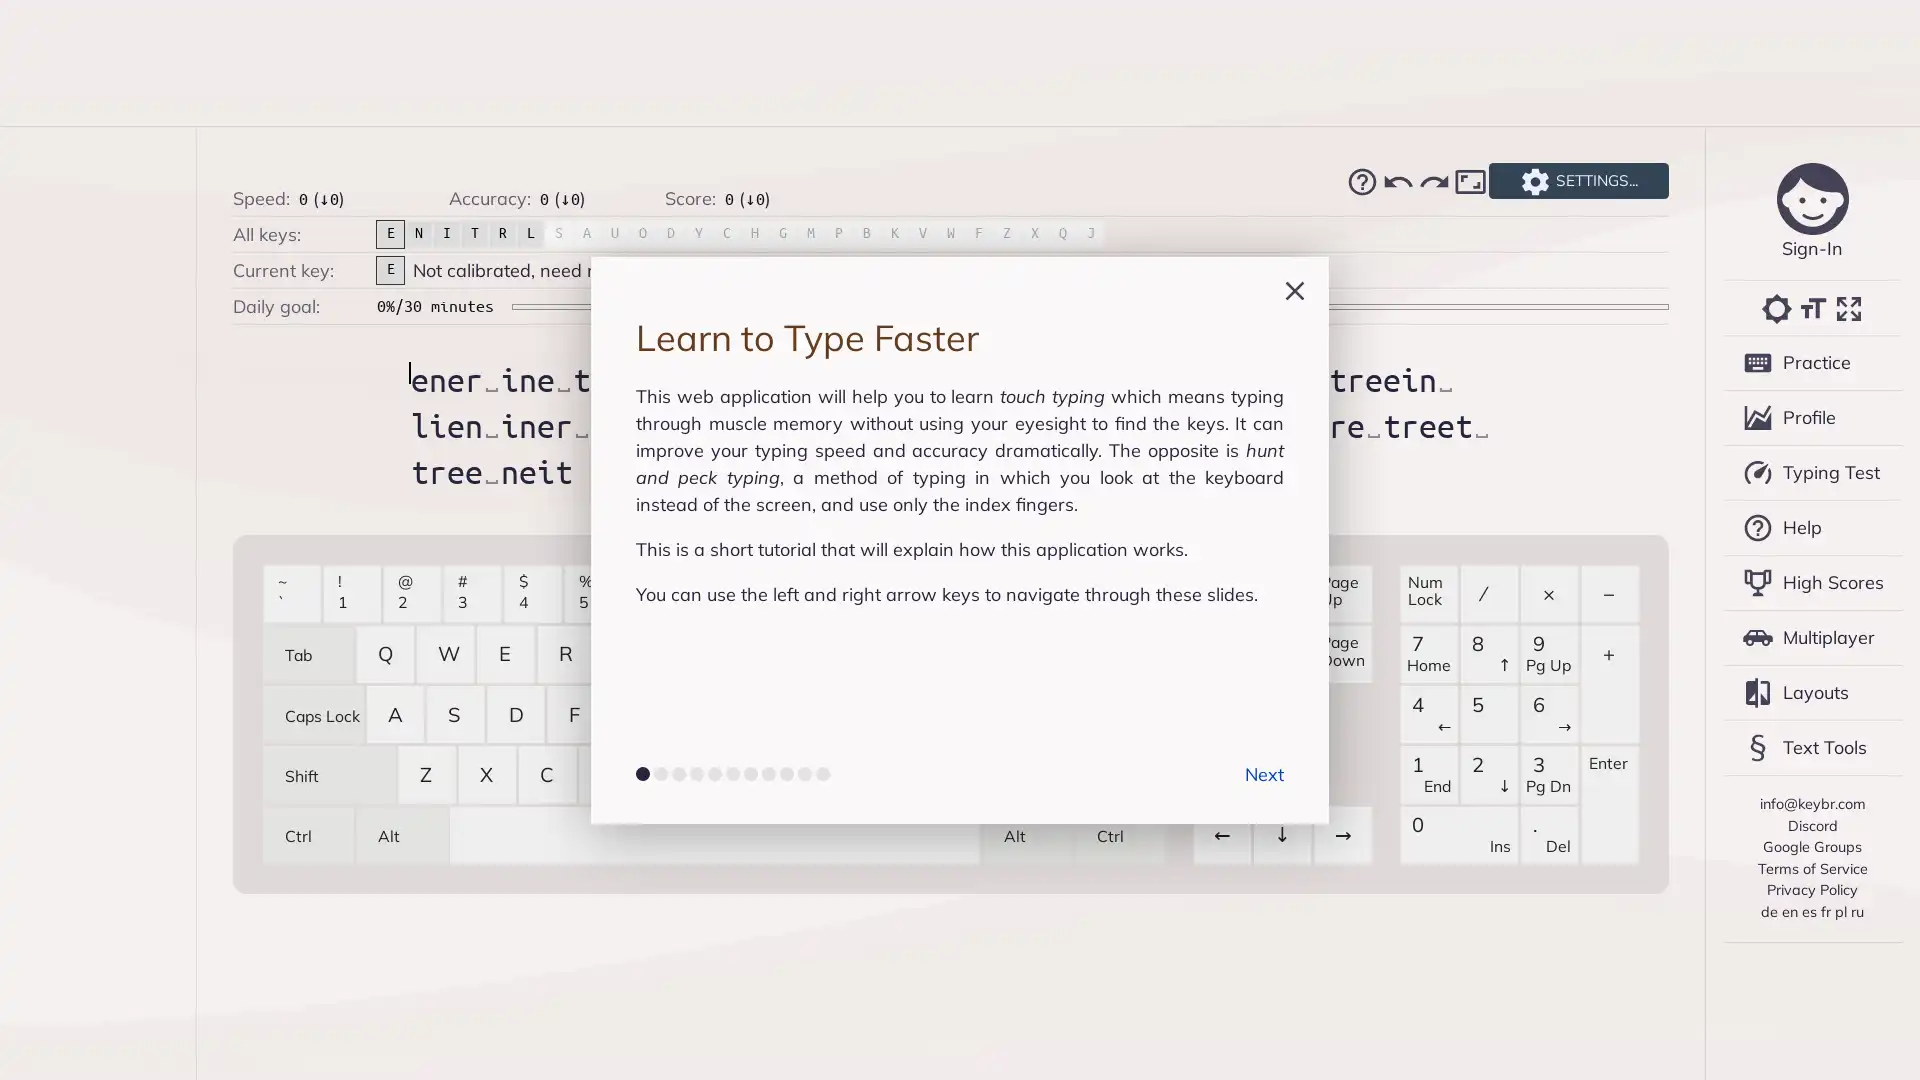 The width and height of the screenshot is (1920, 1080). Describe the element at coordinates (1811, 308) in the screenshot. I see `Switch to theme Large Text Size.` at that location.